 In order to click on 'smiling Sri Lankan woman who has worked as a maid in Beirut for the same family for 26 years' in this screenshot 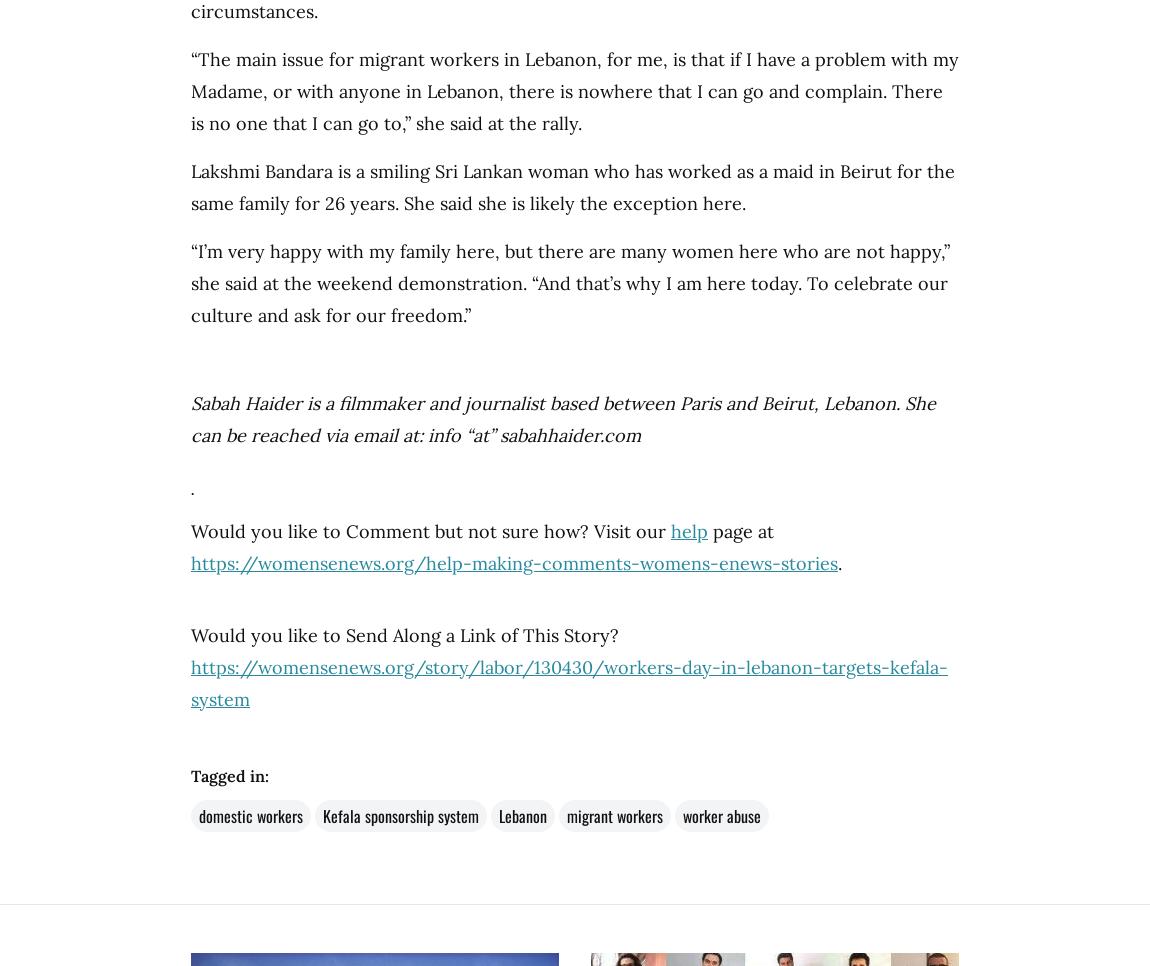, I will do `click(190, 187)`.